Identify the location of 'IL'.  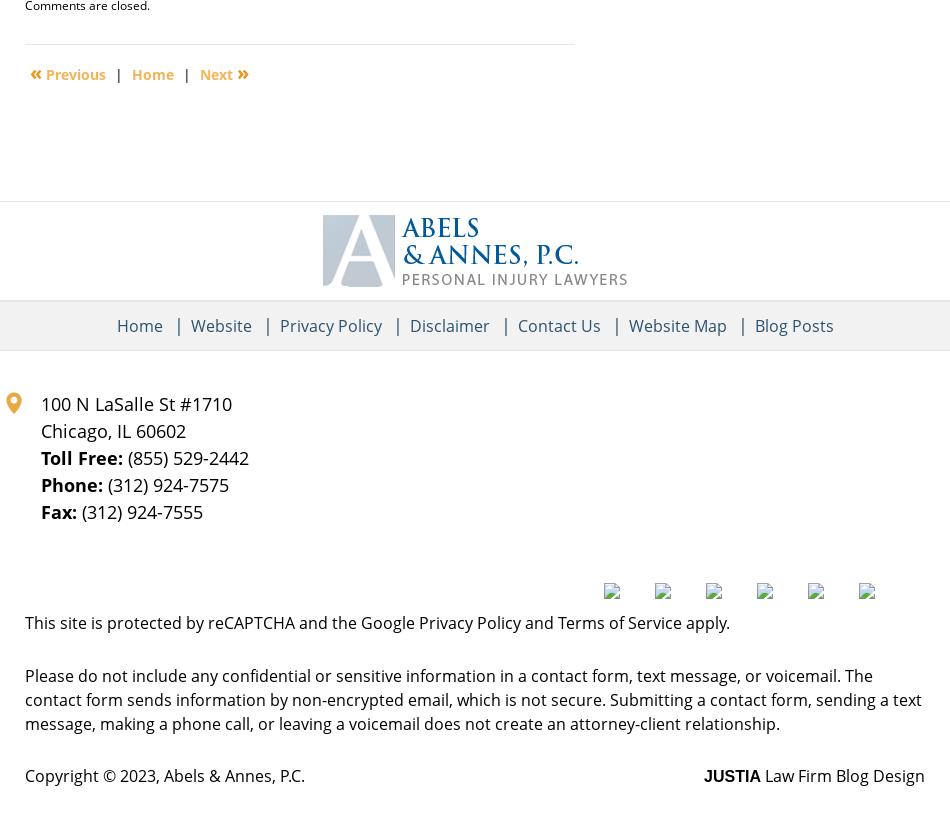
(123, 428).